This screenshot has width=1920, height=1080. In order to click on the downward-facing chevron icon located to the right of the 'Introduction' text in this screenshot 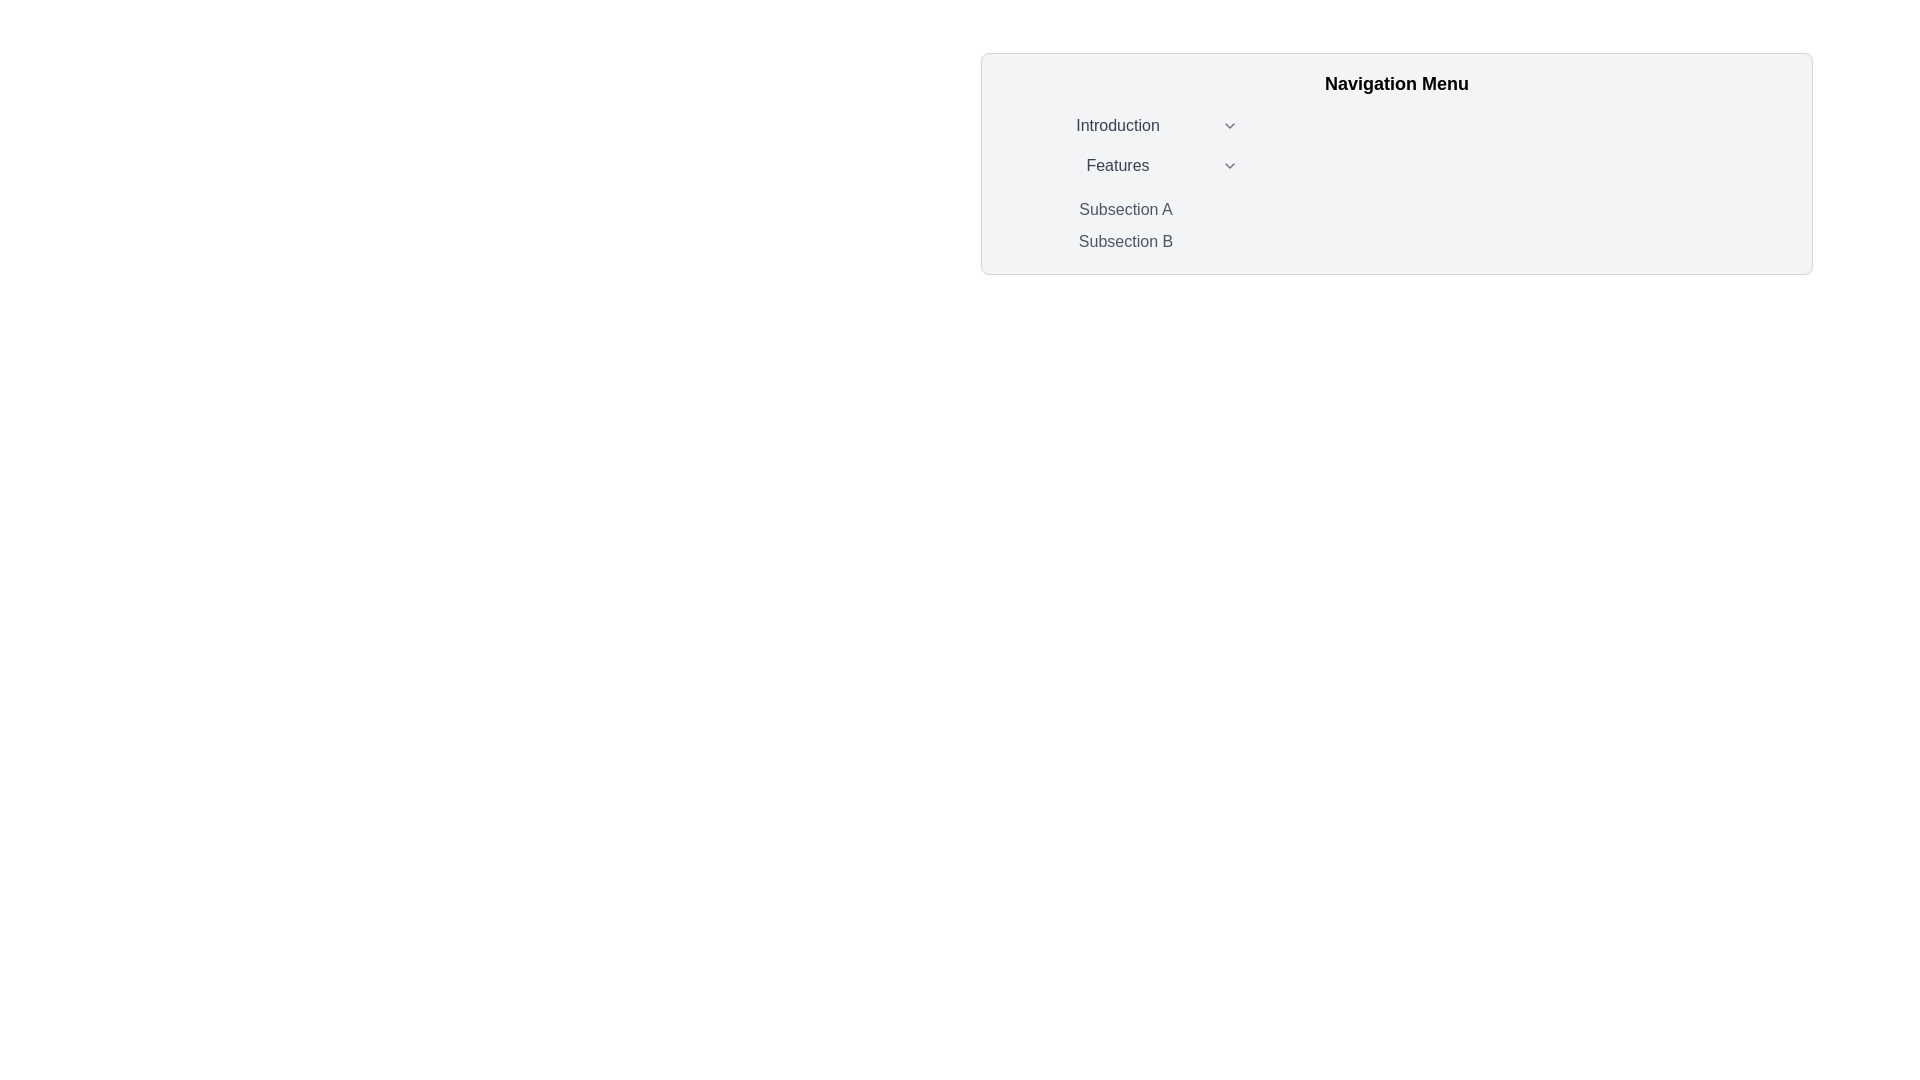, I will do `click(1228, 126)`.